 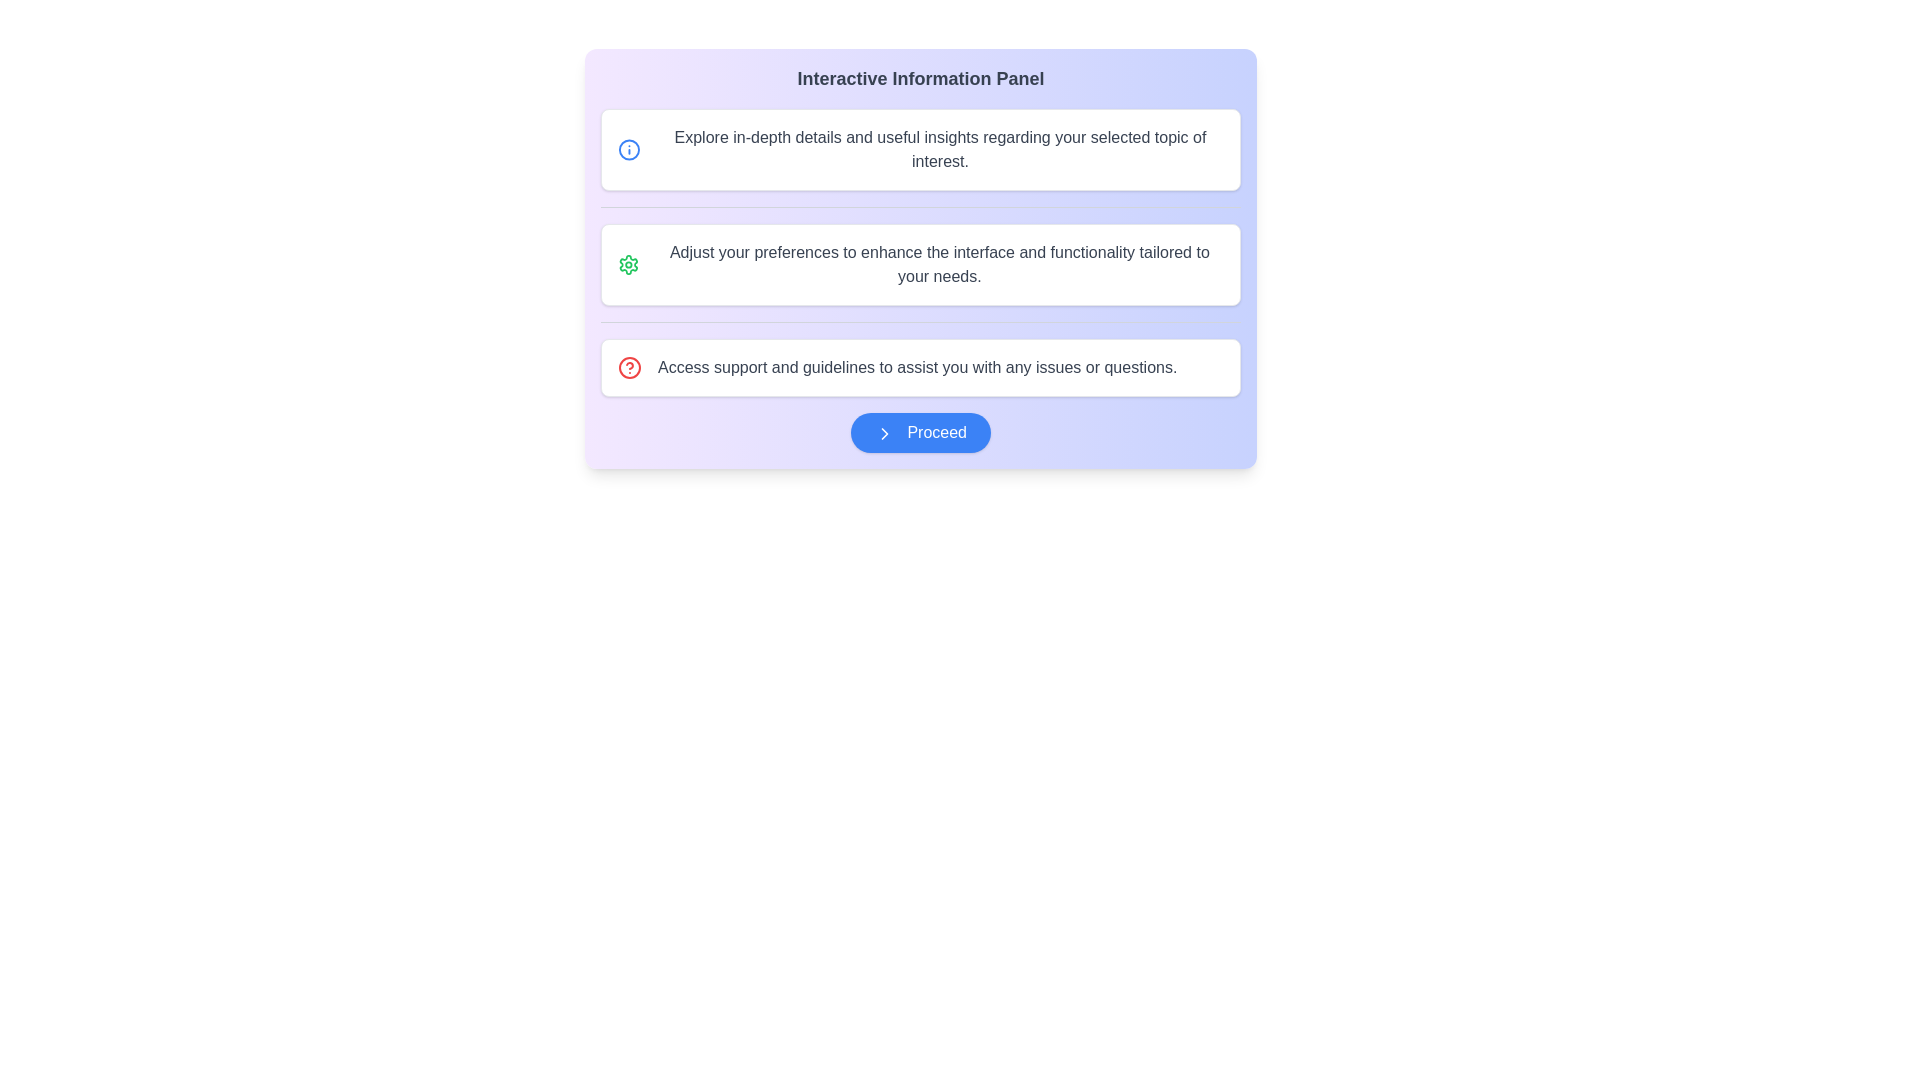 I want to click on the second horizontal separation line that divides the content blocks in the panel, located below the first content block and above the second block, so click(x=920, y=207).